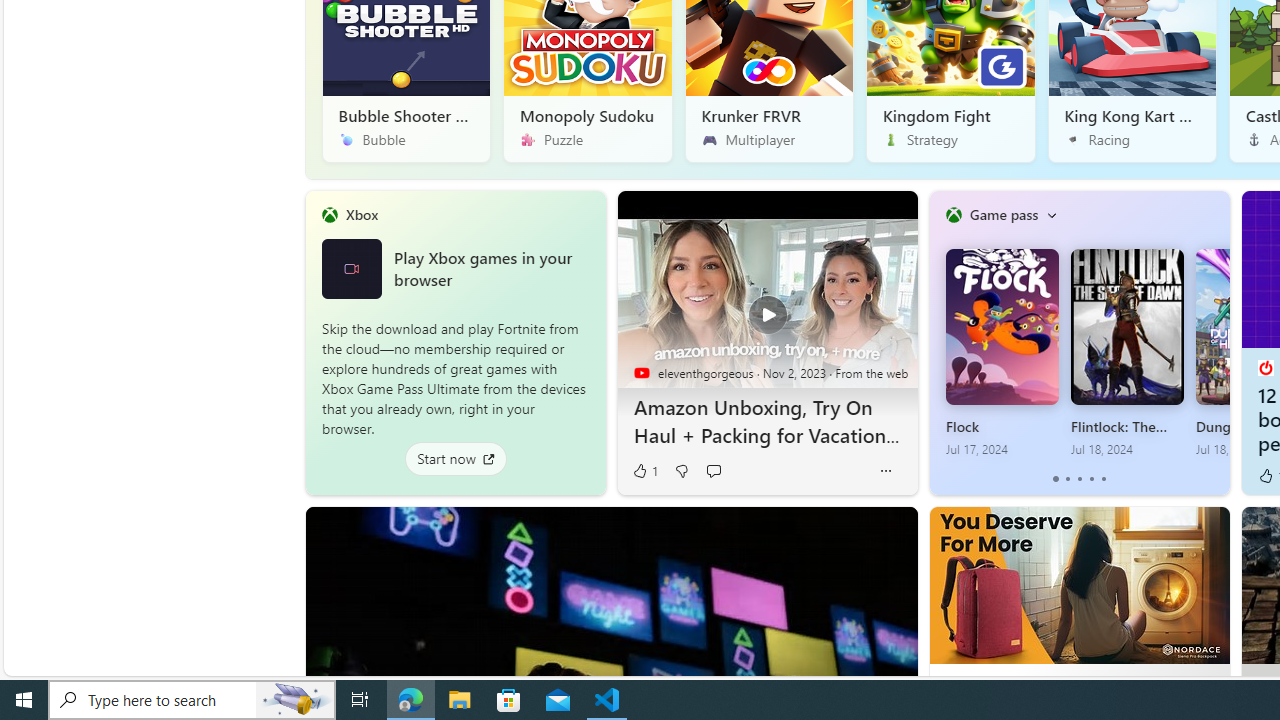 The width and height of the screenshot is (1280, 720). What do you see at coordinates (1127, 352) in the screenshot?
I see `'Flintlock: The Siege of Dawn Jul 18, 2024'` at bounding box center [1127, 352].